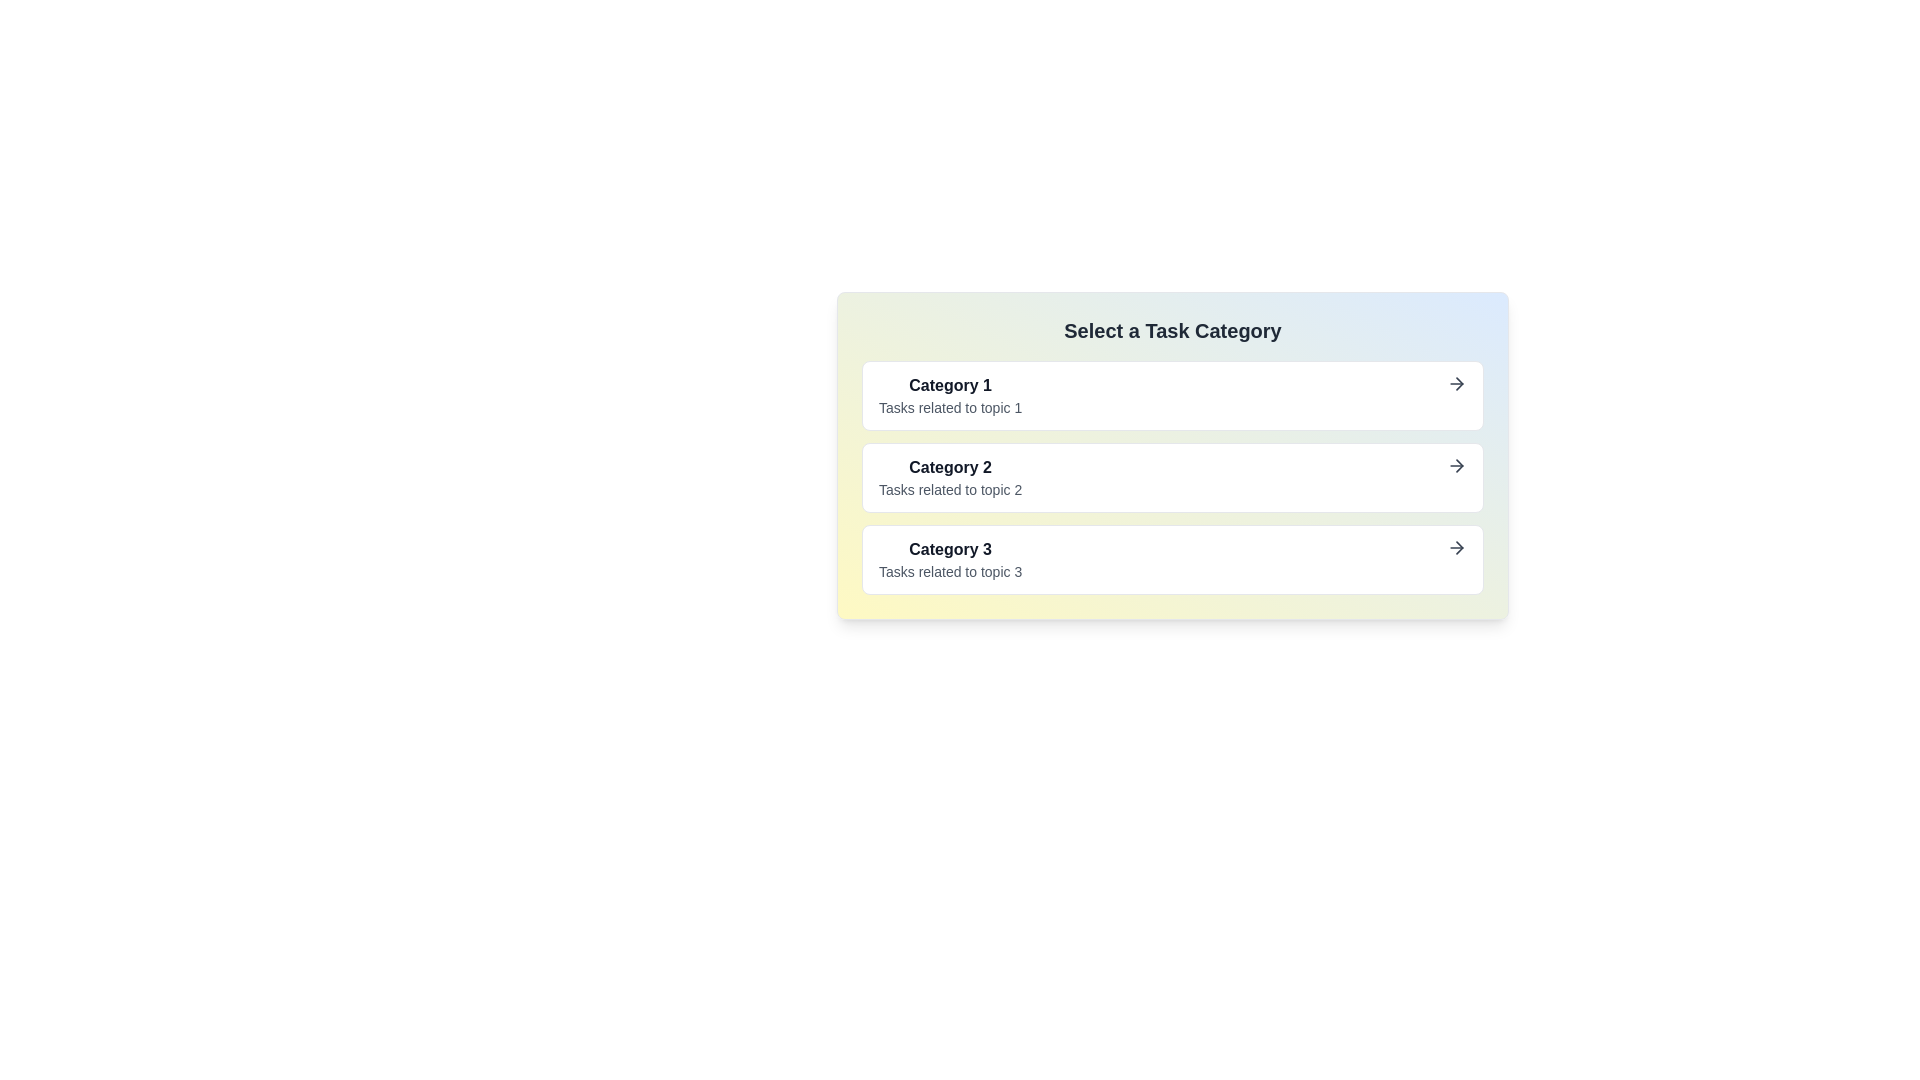 This screenshot has height=1080, width=1920. What do you see at coordinates (949, 467) in the screenshot?
I see `the second text label in the vertically stacked list of categories, which serves as a header for tasks related to topic 2` at bounding box center [949, 467].